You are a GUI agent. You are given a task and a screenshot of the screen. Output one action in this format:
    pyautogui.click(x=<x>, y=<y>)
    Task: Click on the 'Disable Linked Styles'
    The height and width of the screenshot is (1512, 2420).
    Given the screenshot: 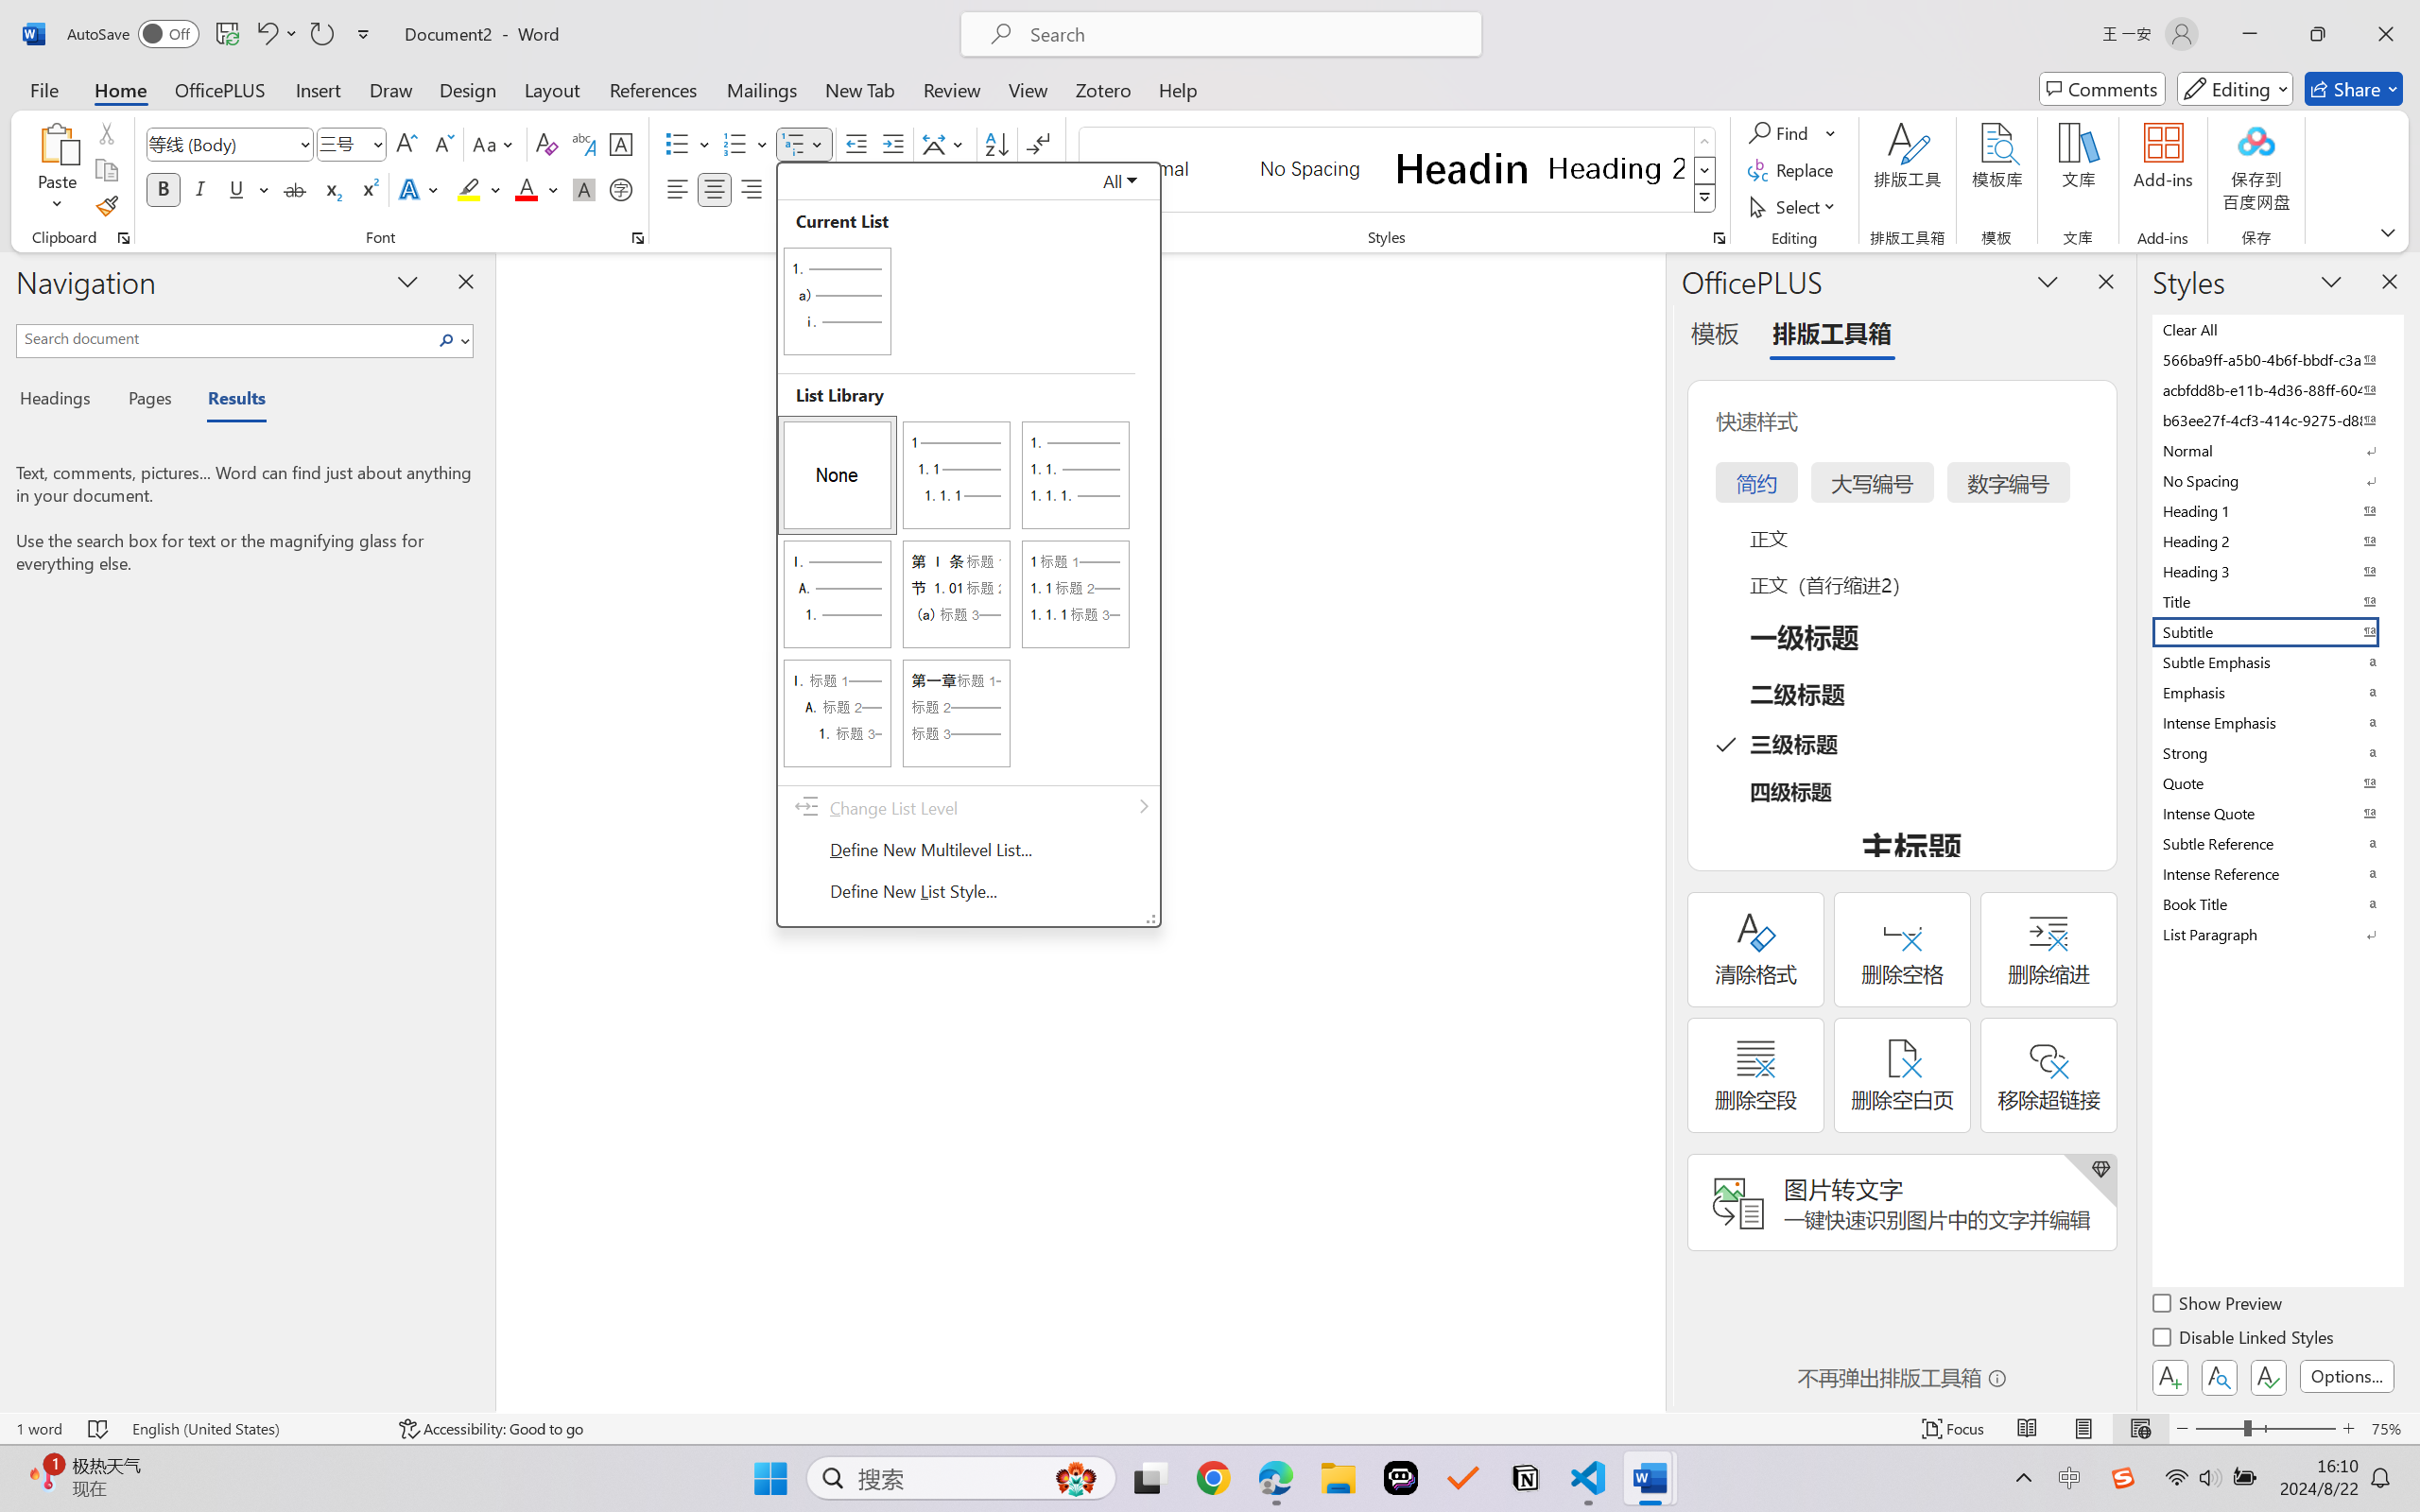 What is the action you would take?
    pyautogui.click(x=2243, y=1339)
    